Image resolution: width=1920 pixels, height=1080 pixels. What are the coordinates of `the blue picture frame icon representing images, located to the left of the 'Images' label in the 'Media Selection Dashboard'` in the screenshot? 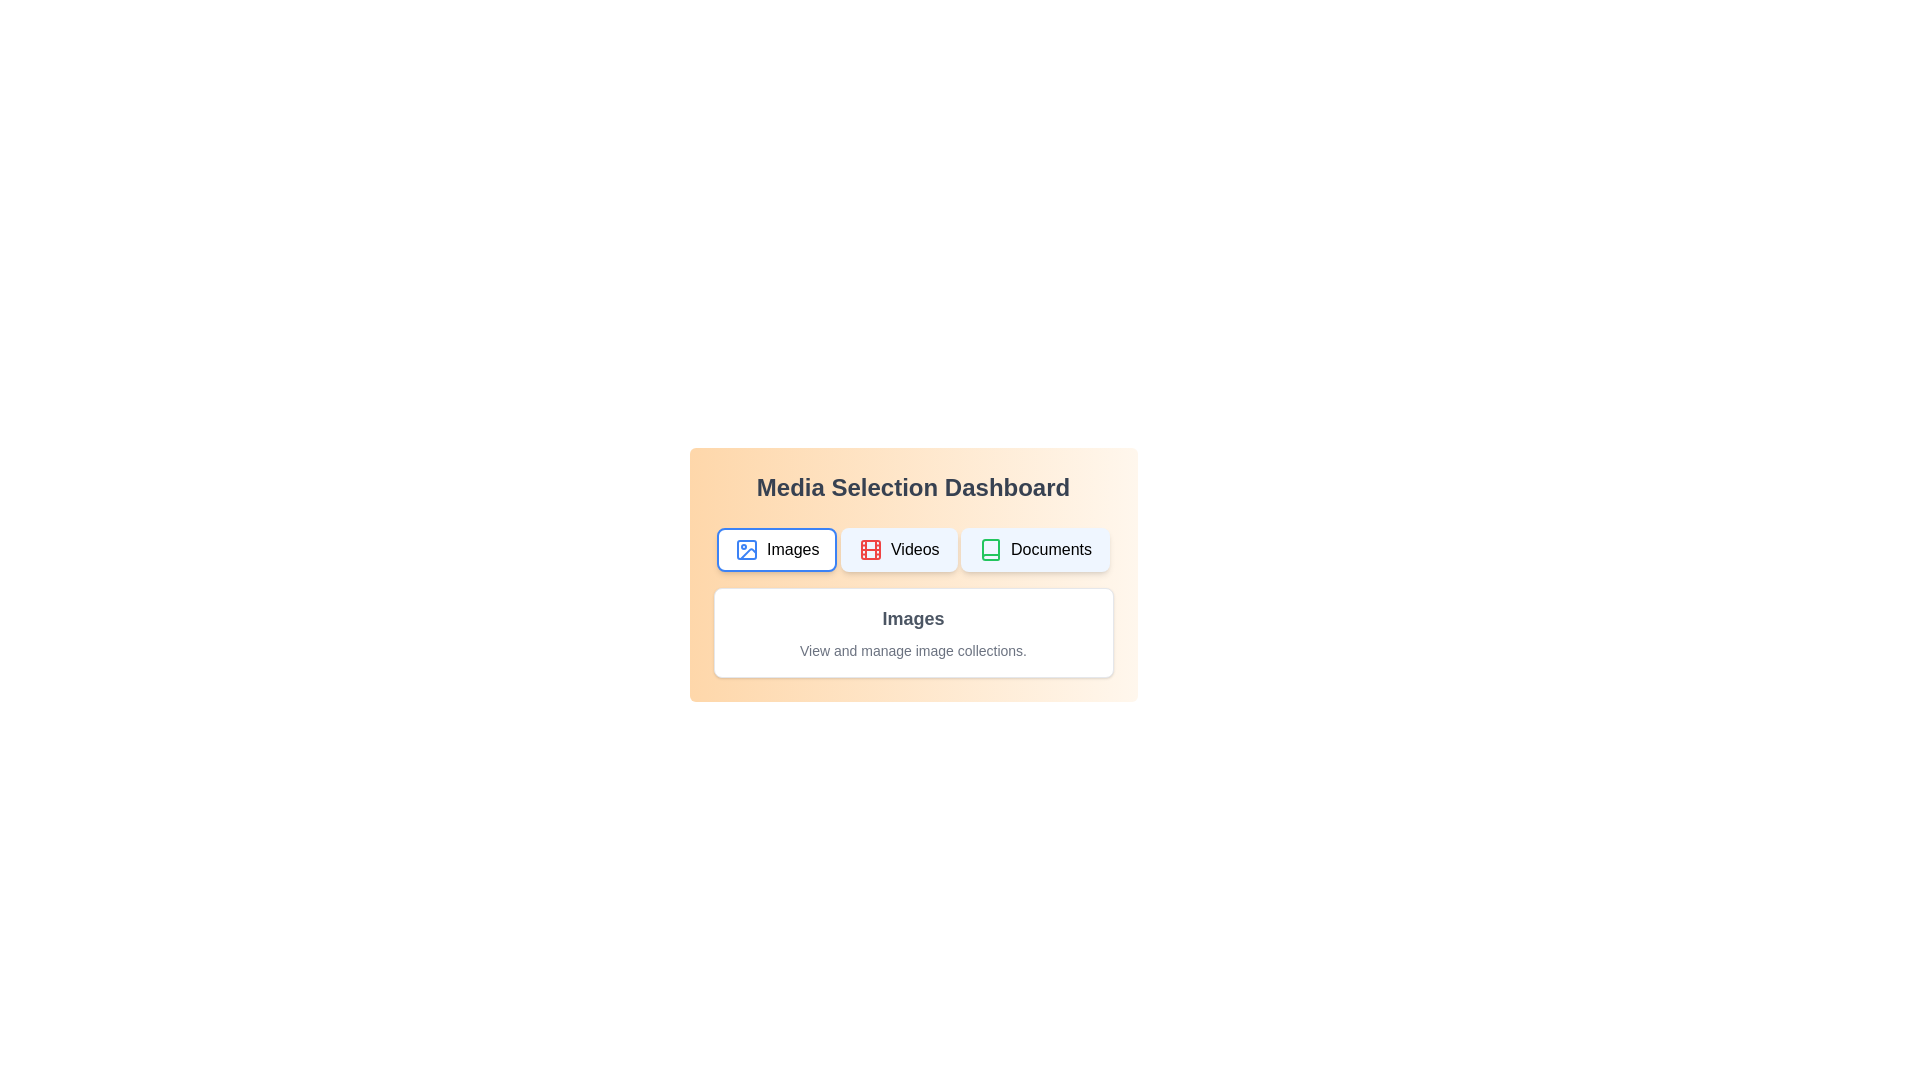 It's located at (746, 550).